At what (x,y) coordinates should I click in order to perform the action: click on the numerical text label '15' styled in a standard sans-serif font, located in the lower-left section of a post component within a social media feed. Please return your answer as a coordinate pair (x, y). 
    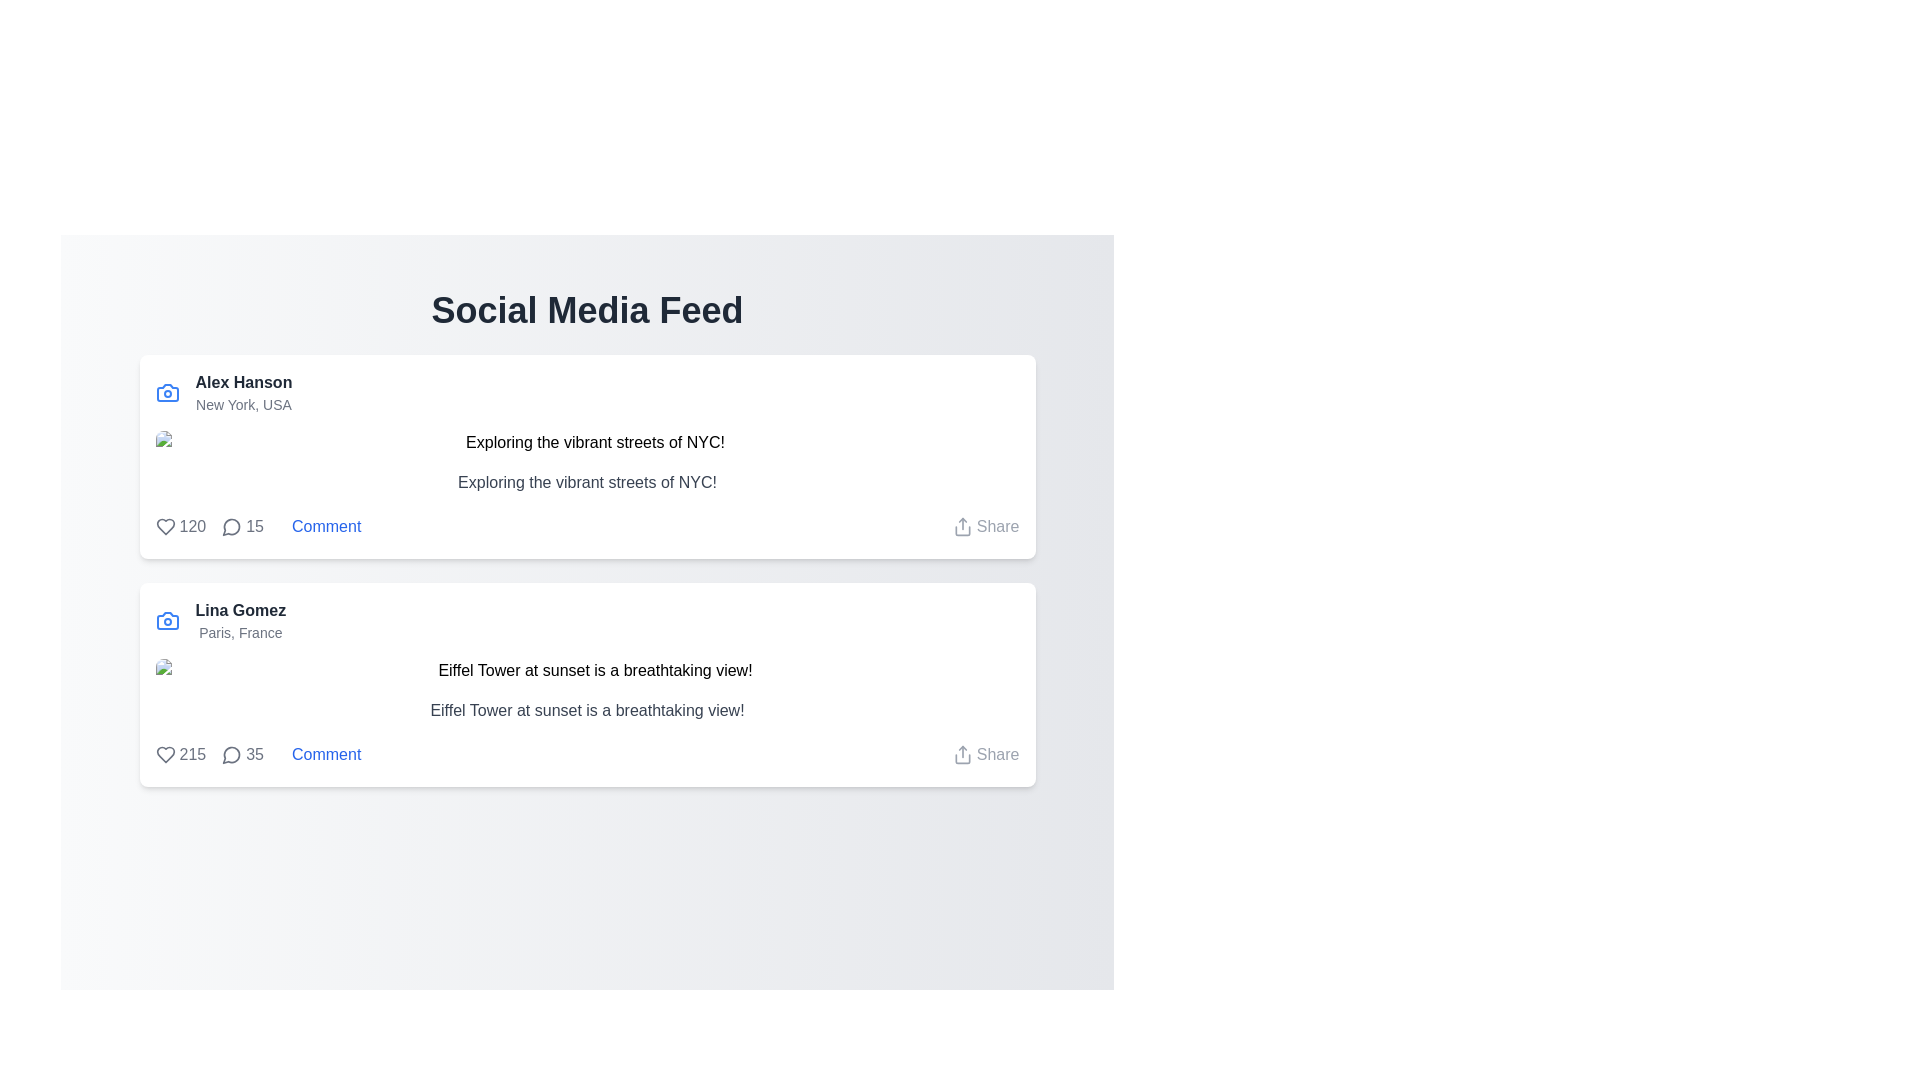
    Looking at the image, I should click on (254, 526).